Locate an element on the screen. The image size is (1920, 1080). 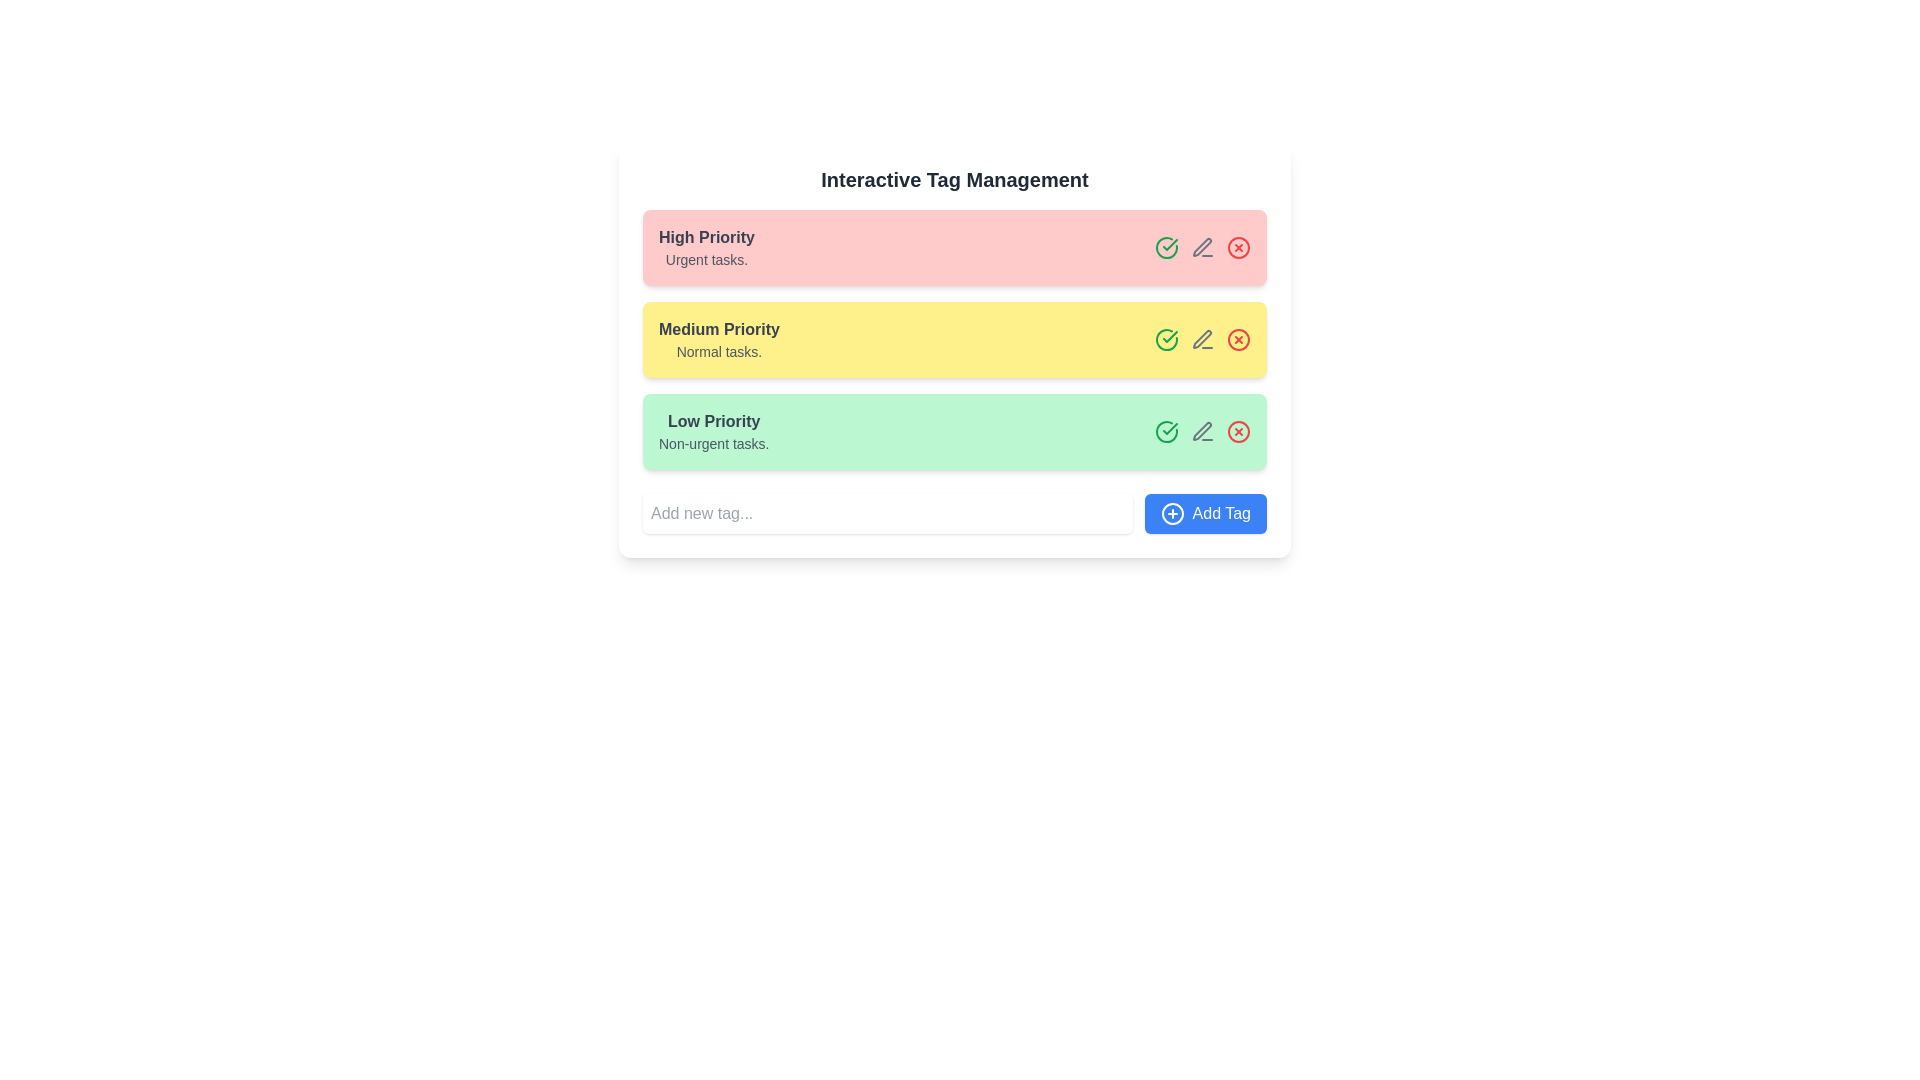
the pen icon button, which is the second icon from the right in the top row of options within the red-highlighted 'High Priority' section is located at coordinates (1202, 246).